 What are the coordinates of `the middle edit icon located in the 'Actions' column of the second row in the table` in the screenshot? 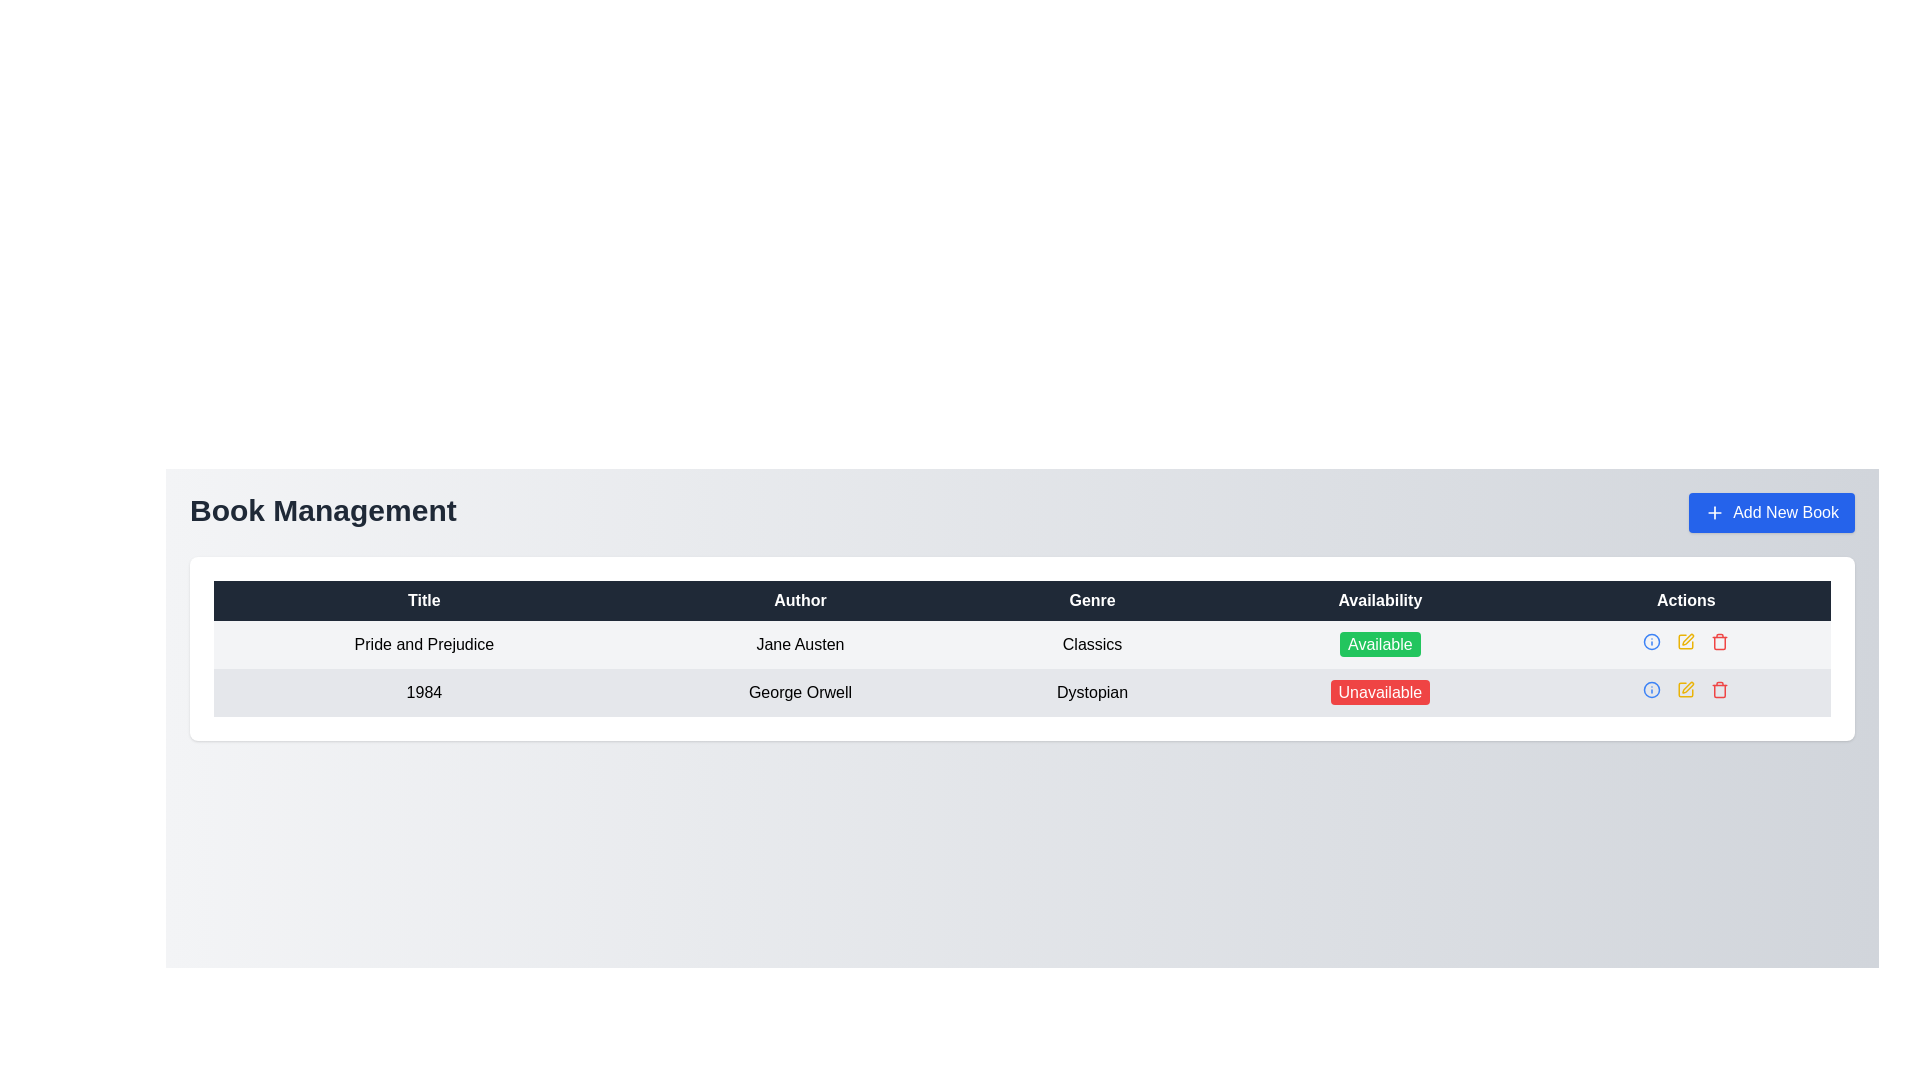 It's located at (1687, 686).